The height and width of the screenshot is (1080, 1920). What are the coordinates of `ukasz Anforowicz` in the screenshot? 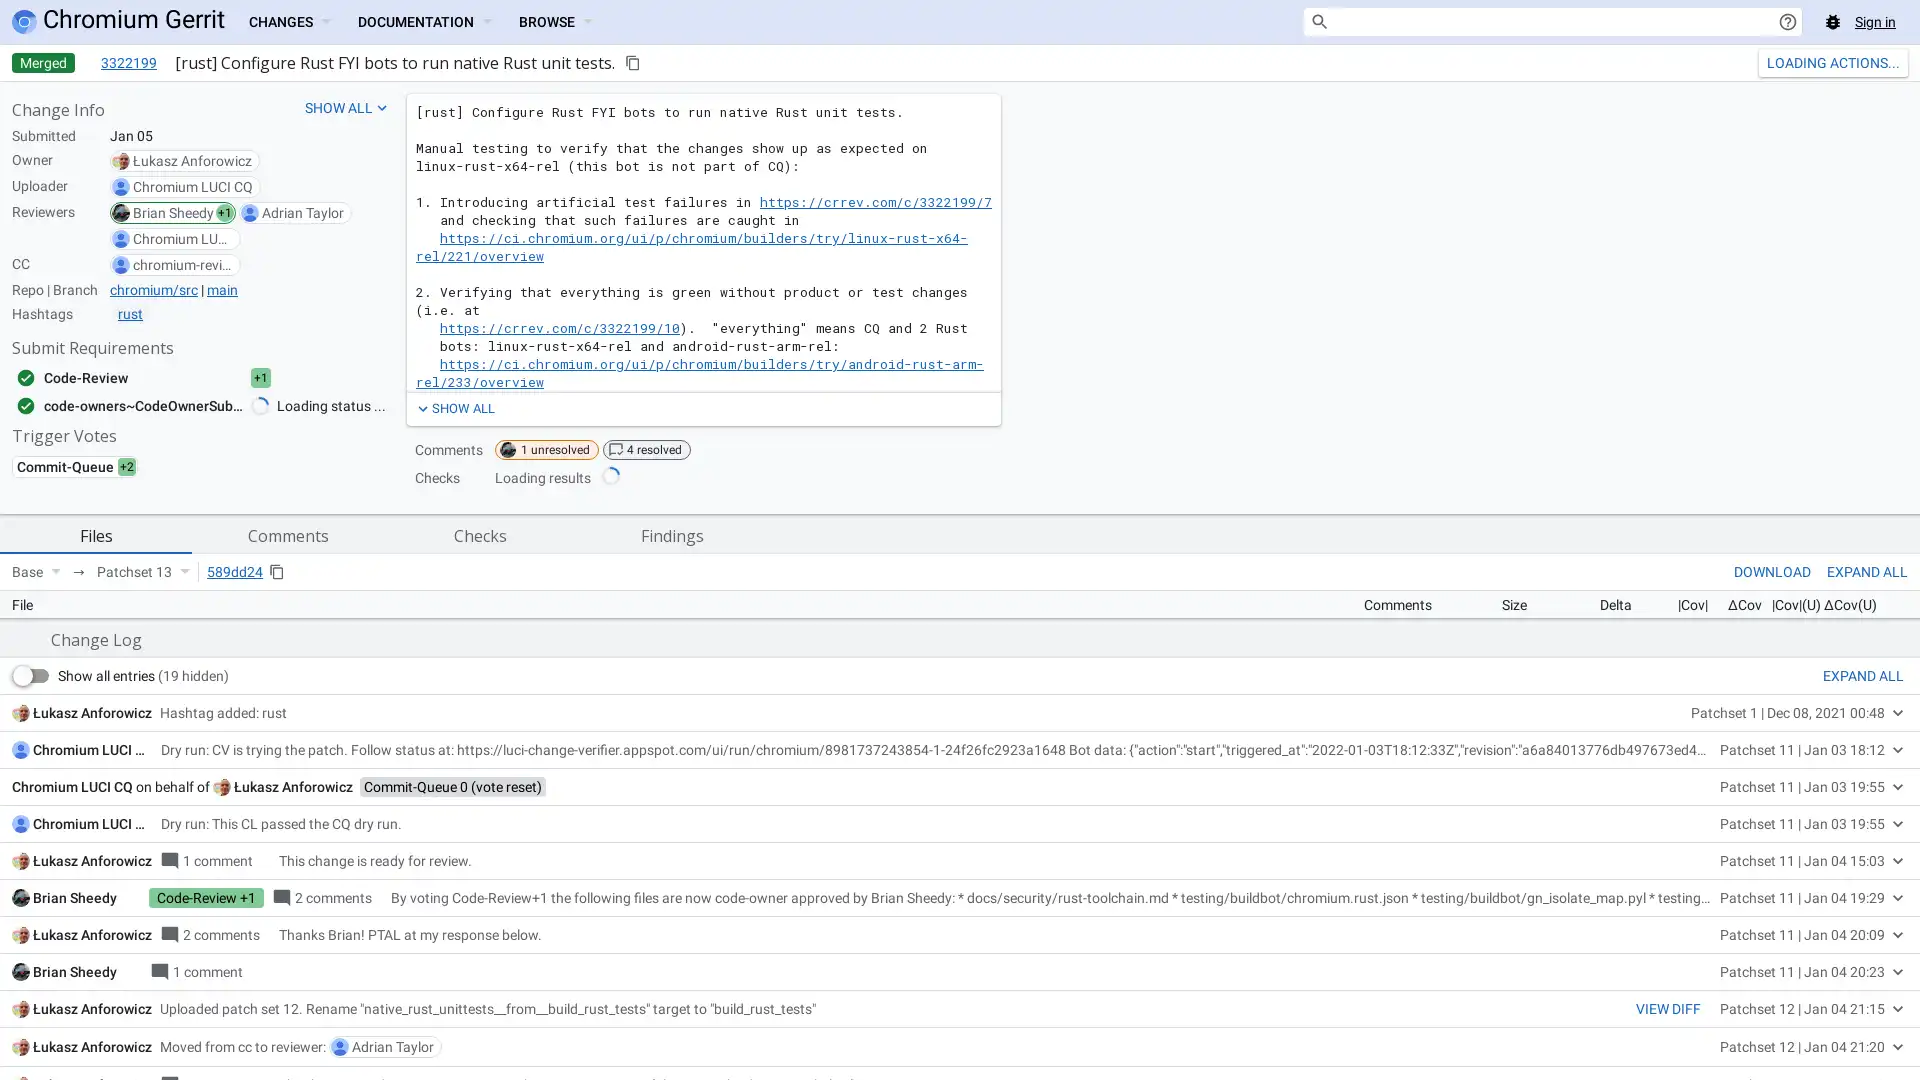 It's located at (91, 987).